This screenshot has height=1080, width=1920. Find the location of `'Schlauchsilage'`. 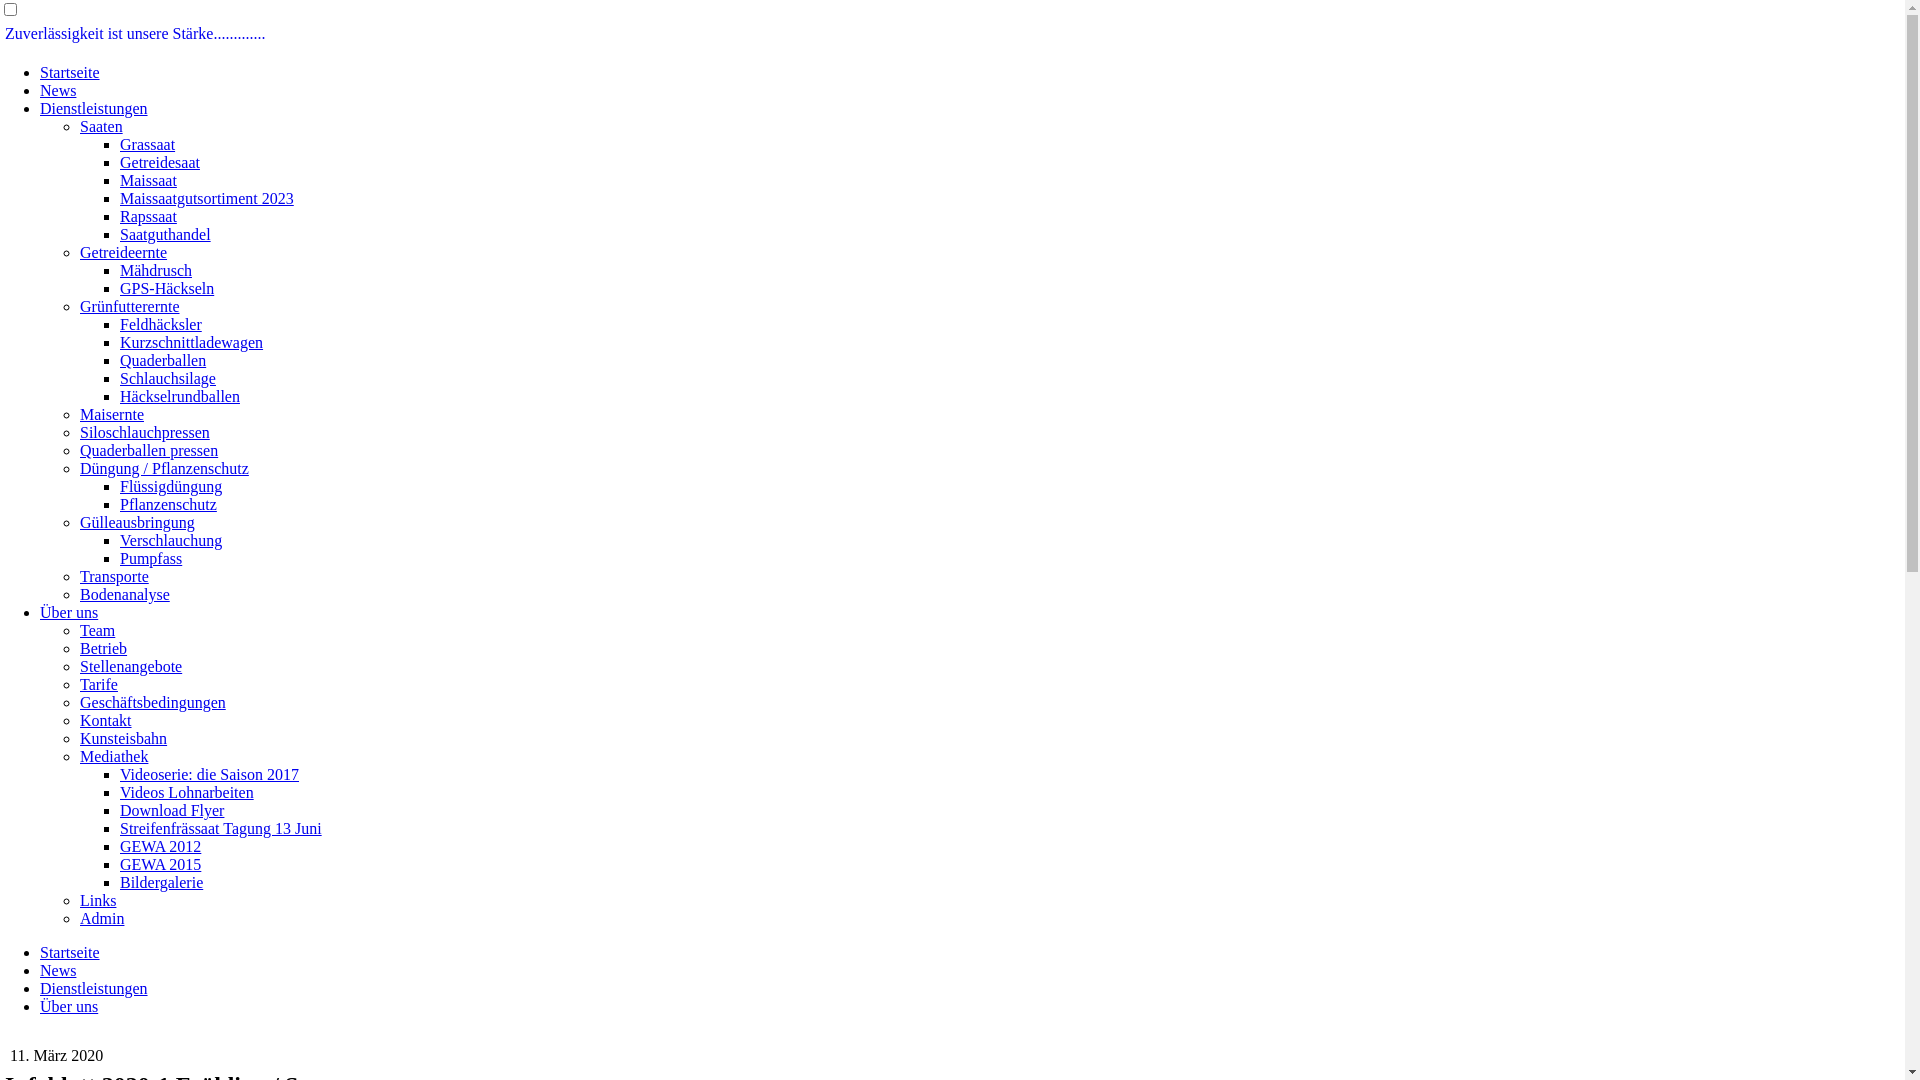

'Schlauchsilage' is located at coordinates (119, 378).